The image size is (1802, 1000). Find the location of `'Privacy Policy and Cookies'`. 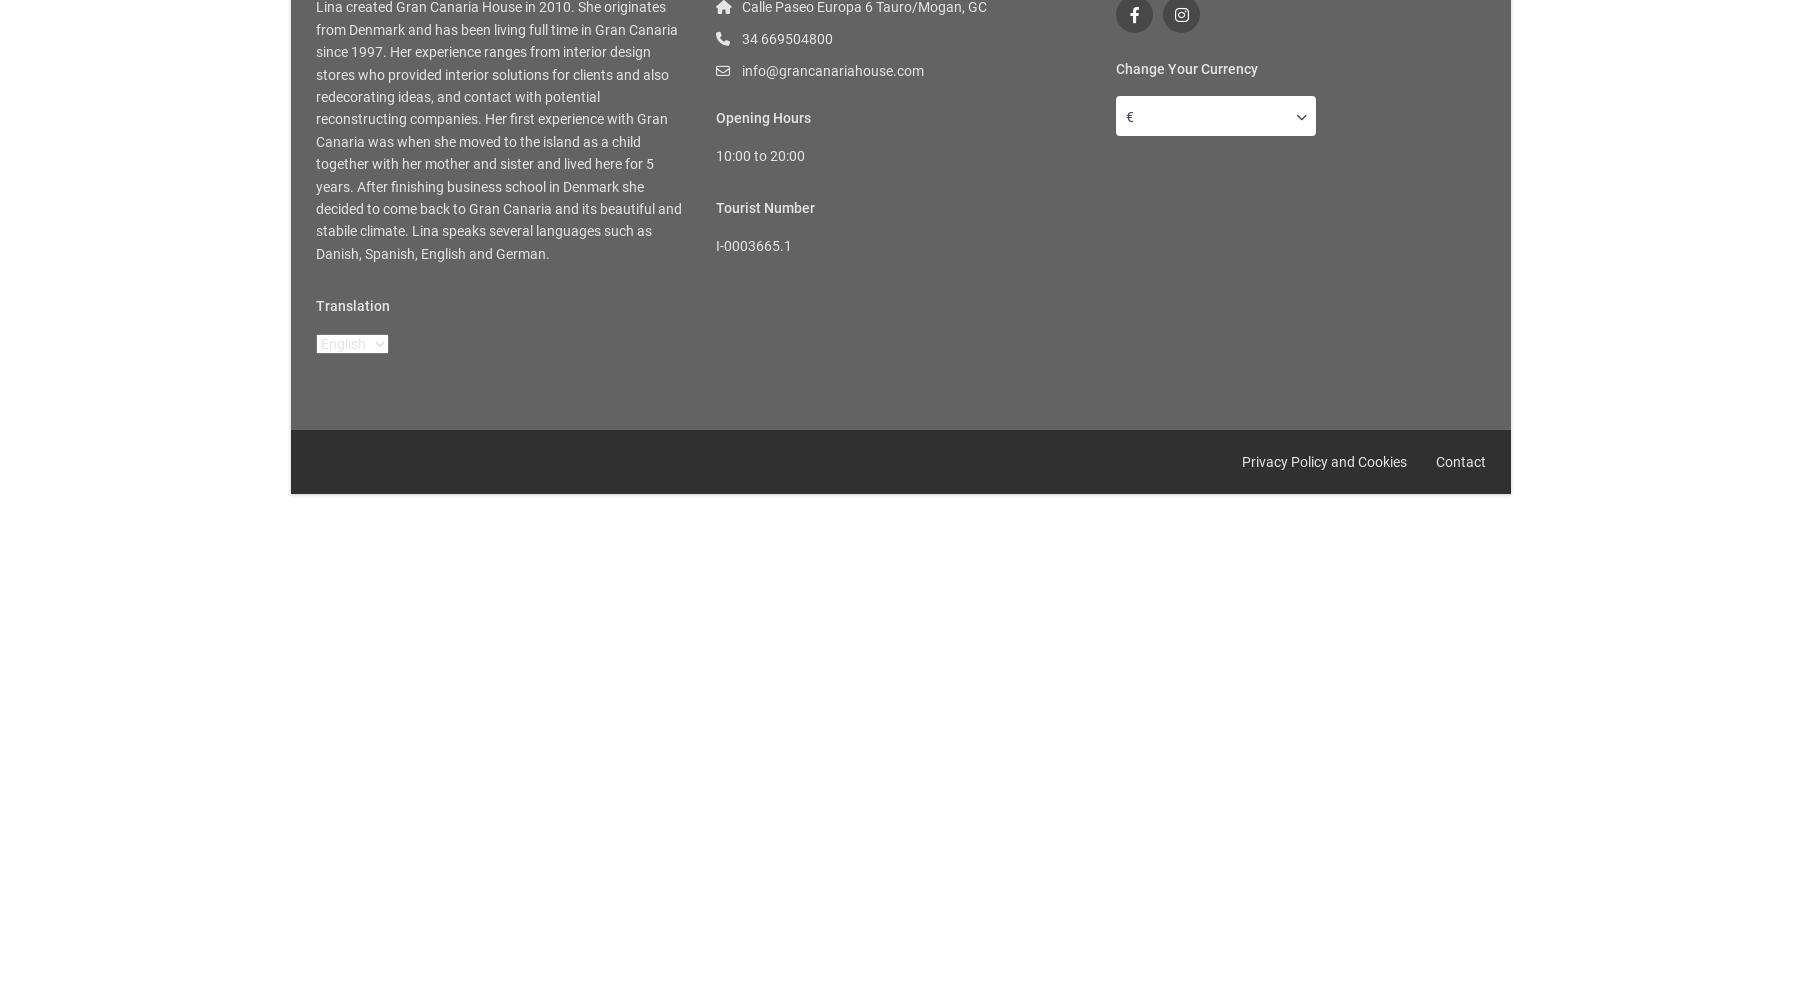

'Privacy Policy and Cookies' is located at coordinates (1323, 460).